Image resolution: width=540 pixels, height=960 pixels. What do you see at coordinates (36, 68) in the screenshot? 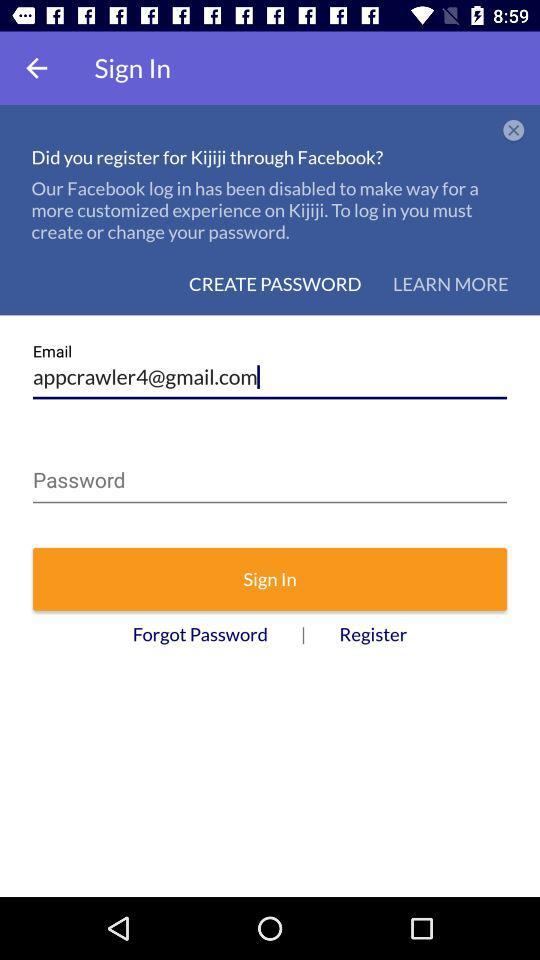
I see `the item next to sign in icon` at bounding box center [36, 68].